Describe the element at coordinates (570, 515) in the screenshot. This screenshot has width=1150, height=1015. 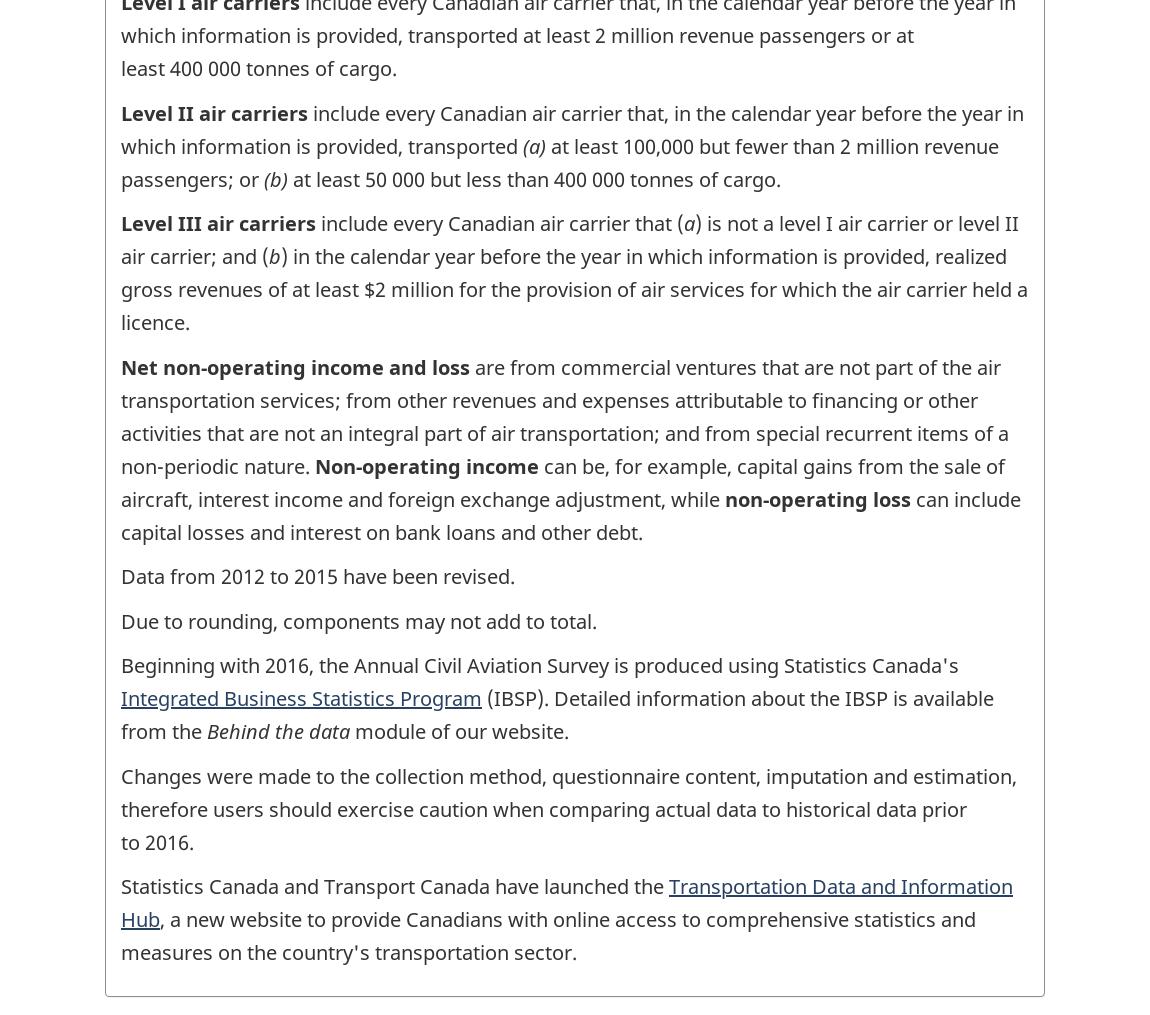
I see `'can include capital losses and interest on bank loans and other debt.'` at that location.